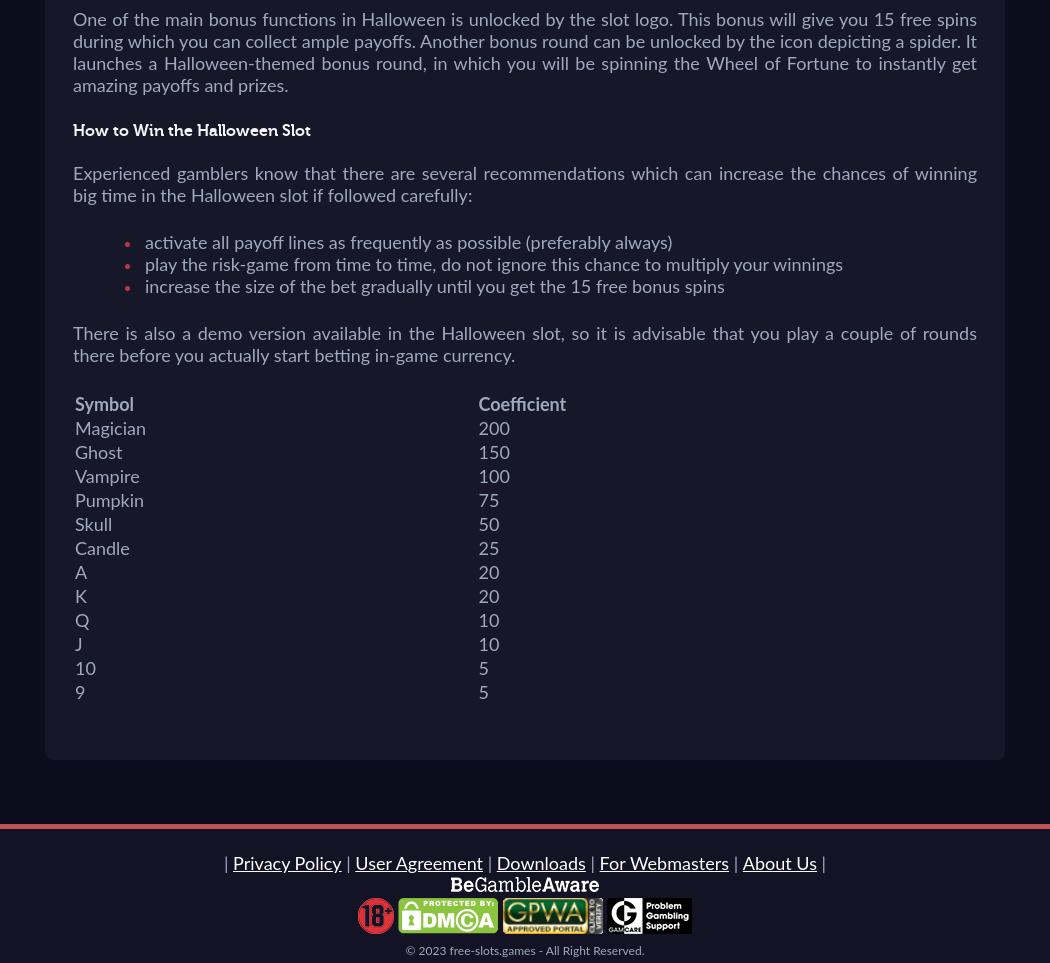  I want to click on '9', so click(80, 694).